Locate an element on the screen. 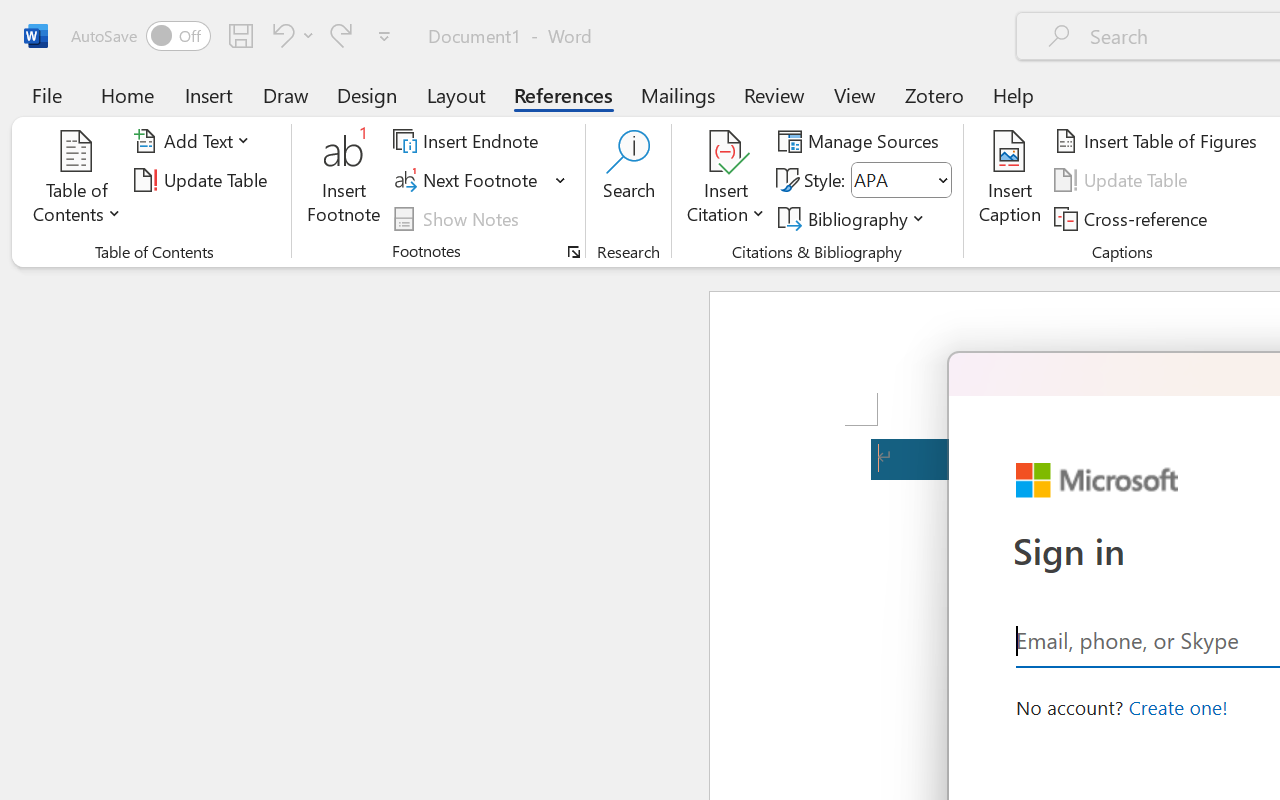 Image resolution: width=1280 pixels, height=800 pixels. 'Cross-reference...' is located at coordinates (1134, 218).